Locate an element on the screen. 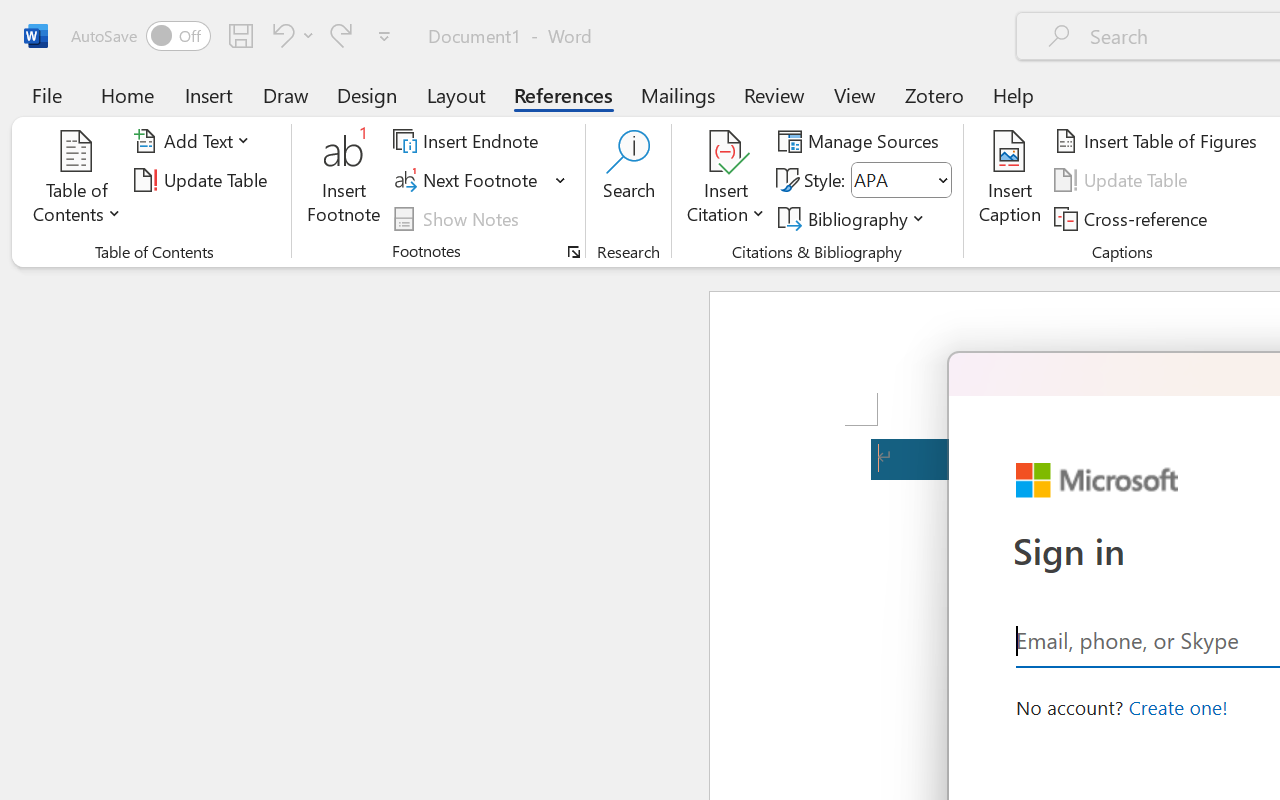 Image resolution: width=1280 pixels, height=800 pixels. 'Cross-reference...' is located at coordinates (1134, 218).